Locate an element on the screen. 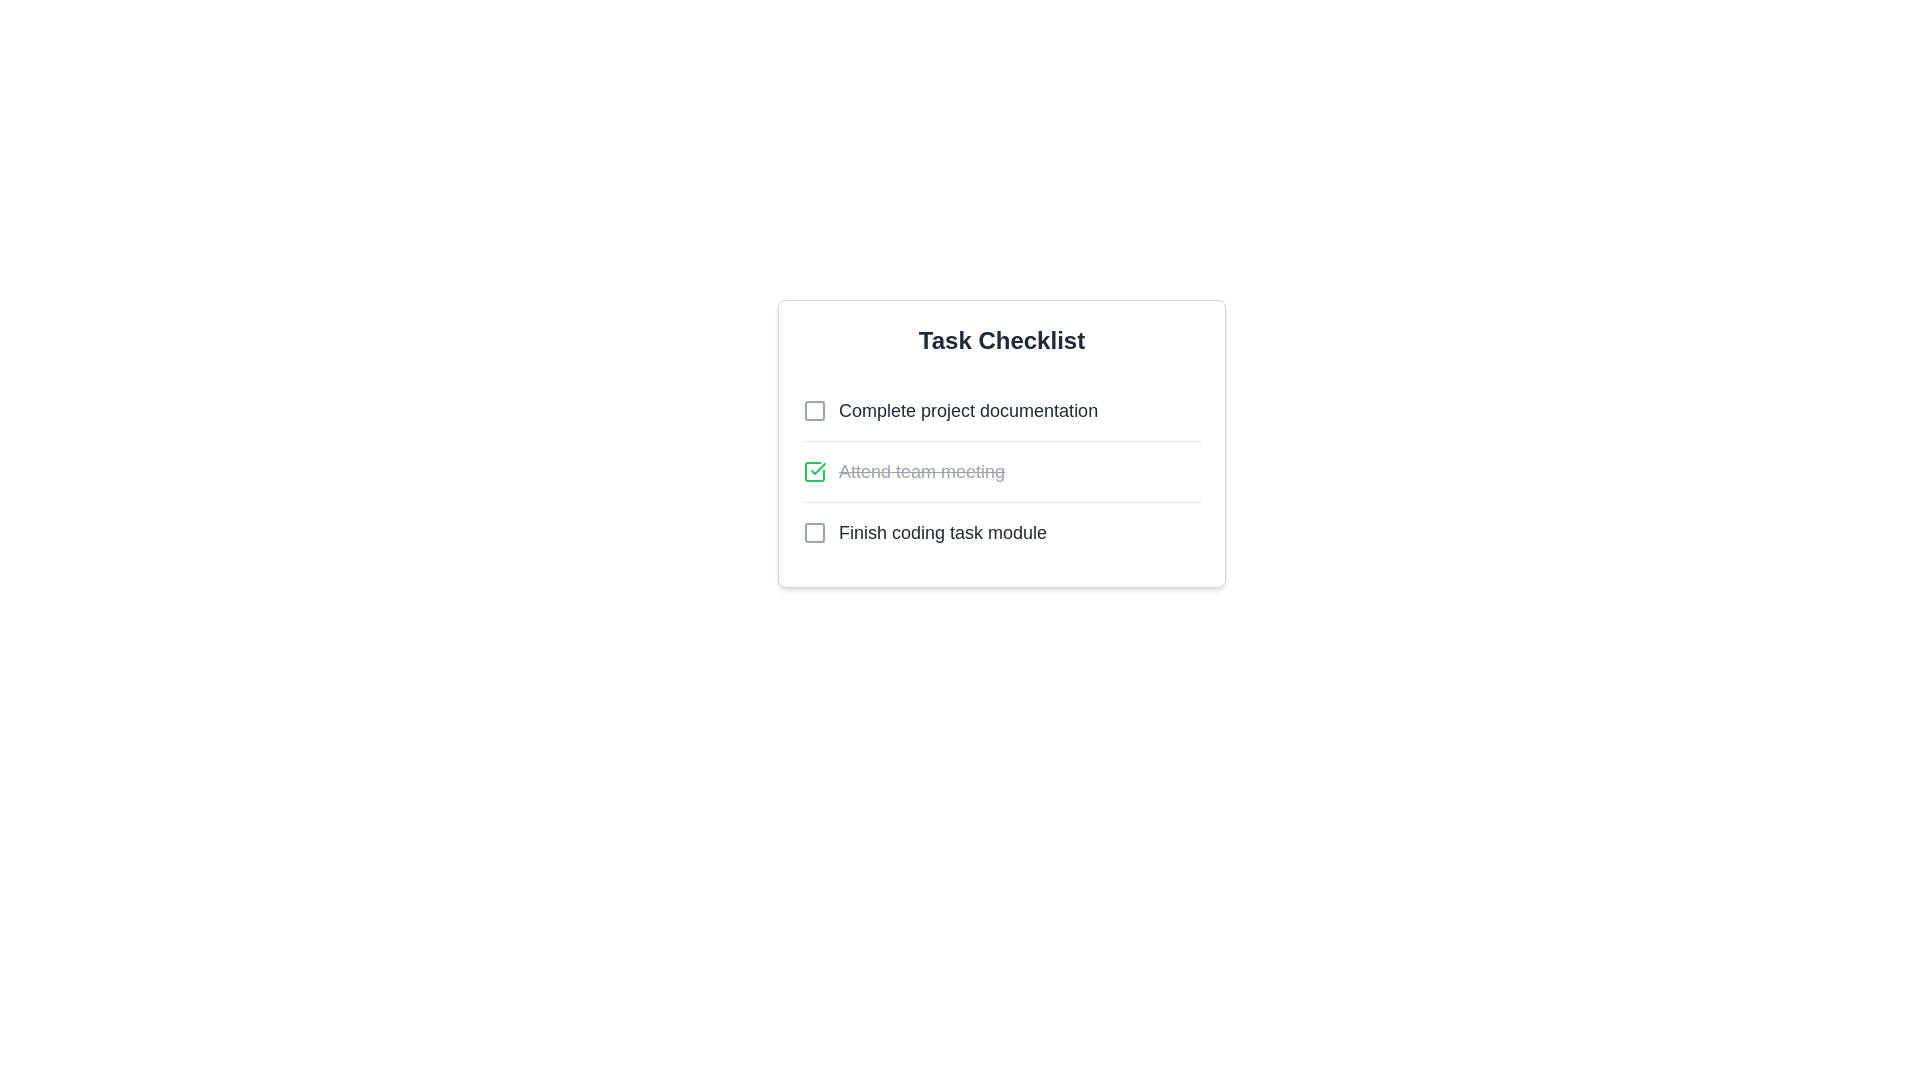 This screenshot has width=1920, height=1080. the third task item in the checklist, which has a checkbox is located at coordinates (924, 531).